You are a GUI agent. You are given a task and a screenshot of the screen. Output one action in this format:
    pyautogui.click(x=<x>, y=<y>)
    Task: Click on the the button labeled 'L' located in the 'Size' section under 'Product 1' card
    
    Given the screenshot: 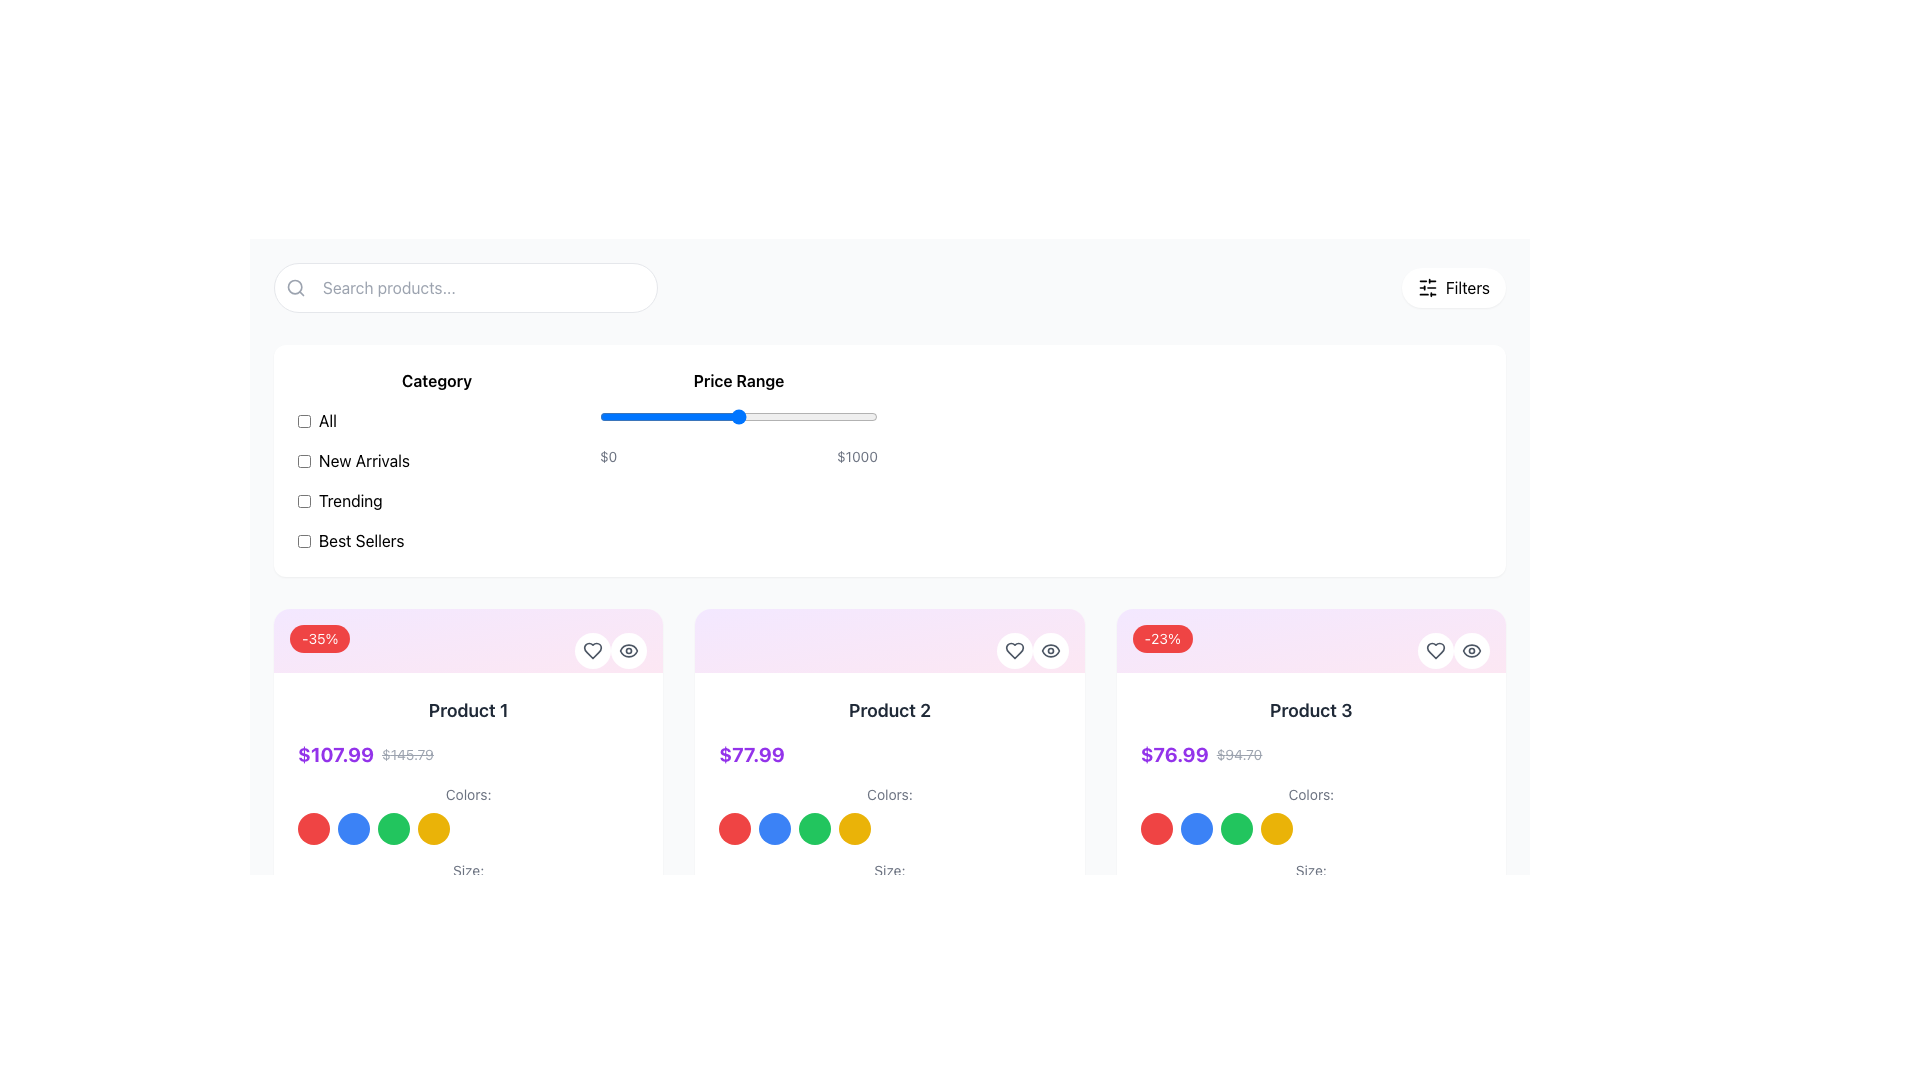 What is the action you would take?
    pyautogui.click(x=460, y=906)
    